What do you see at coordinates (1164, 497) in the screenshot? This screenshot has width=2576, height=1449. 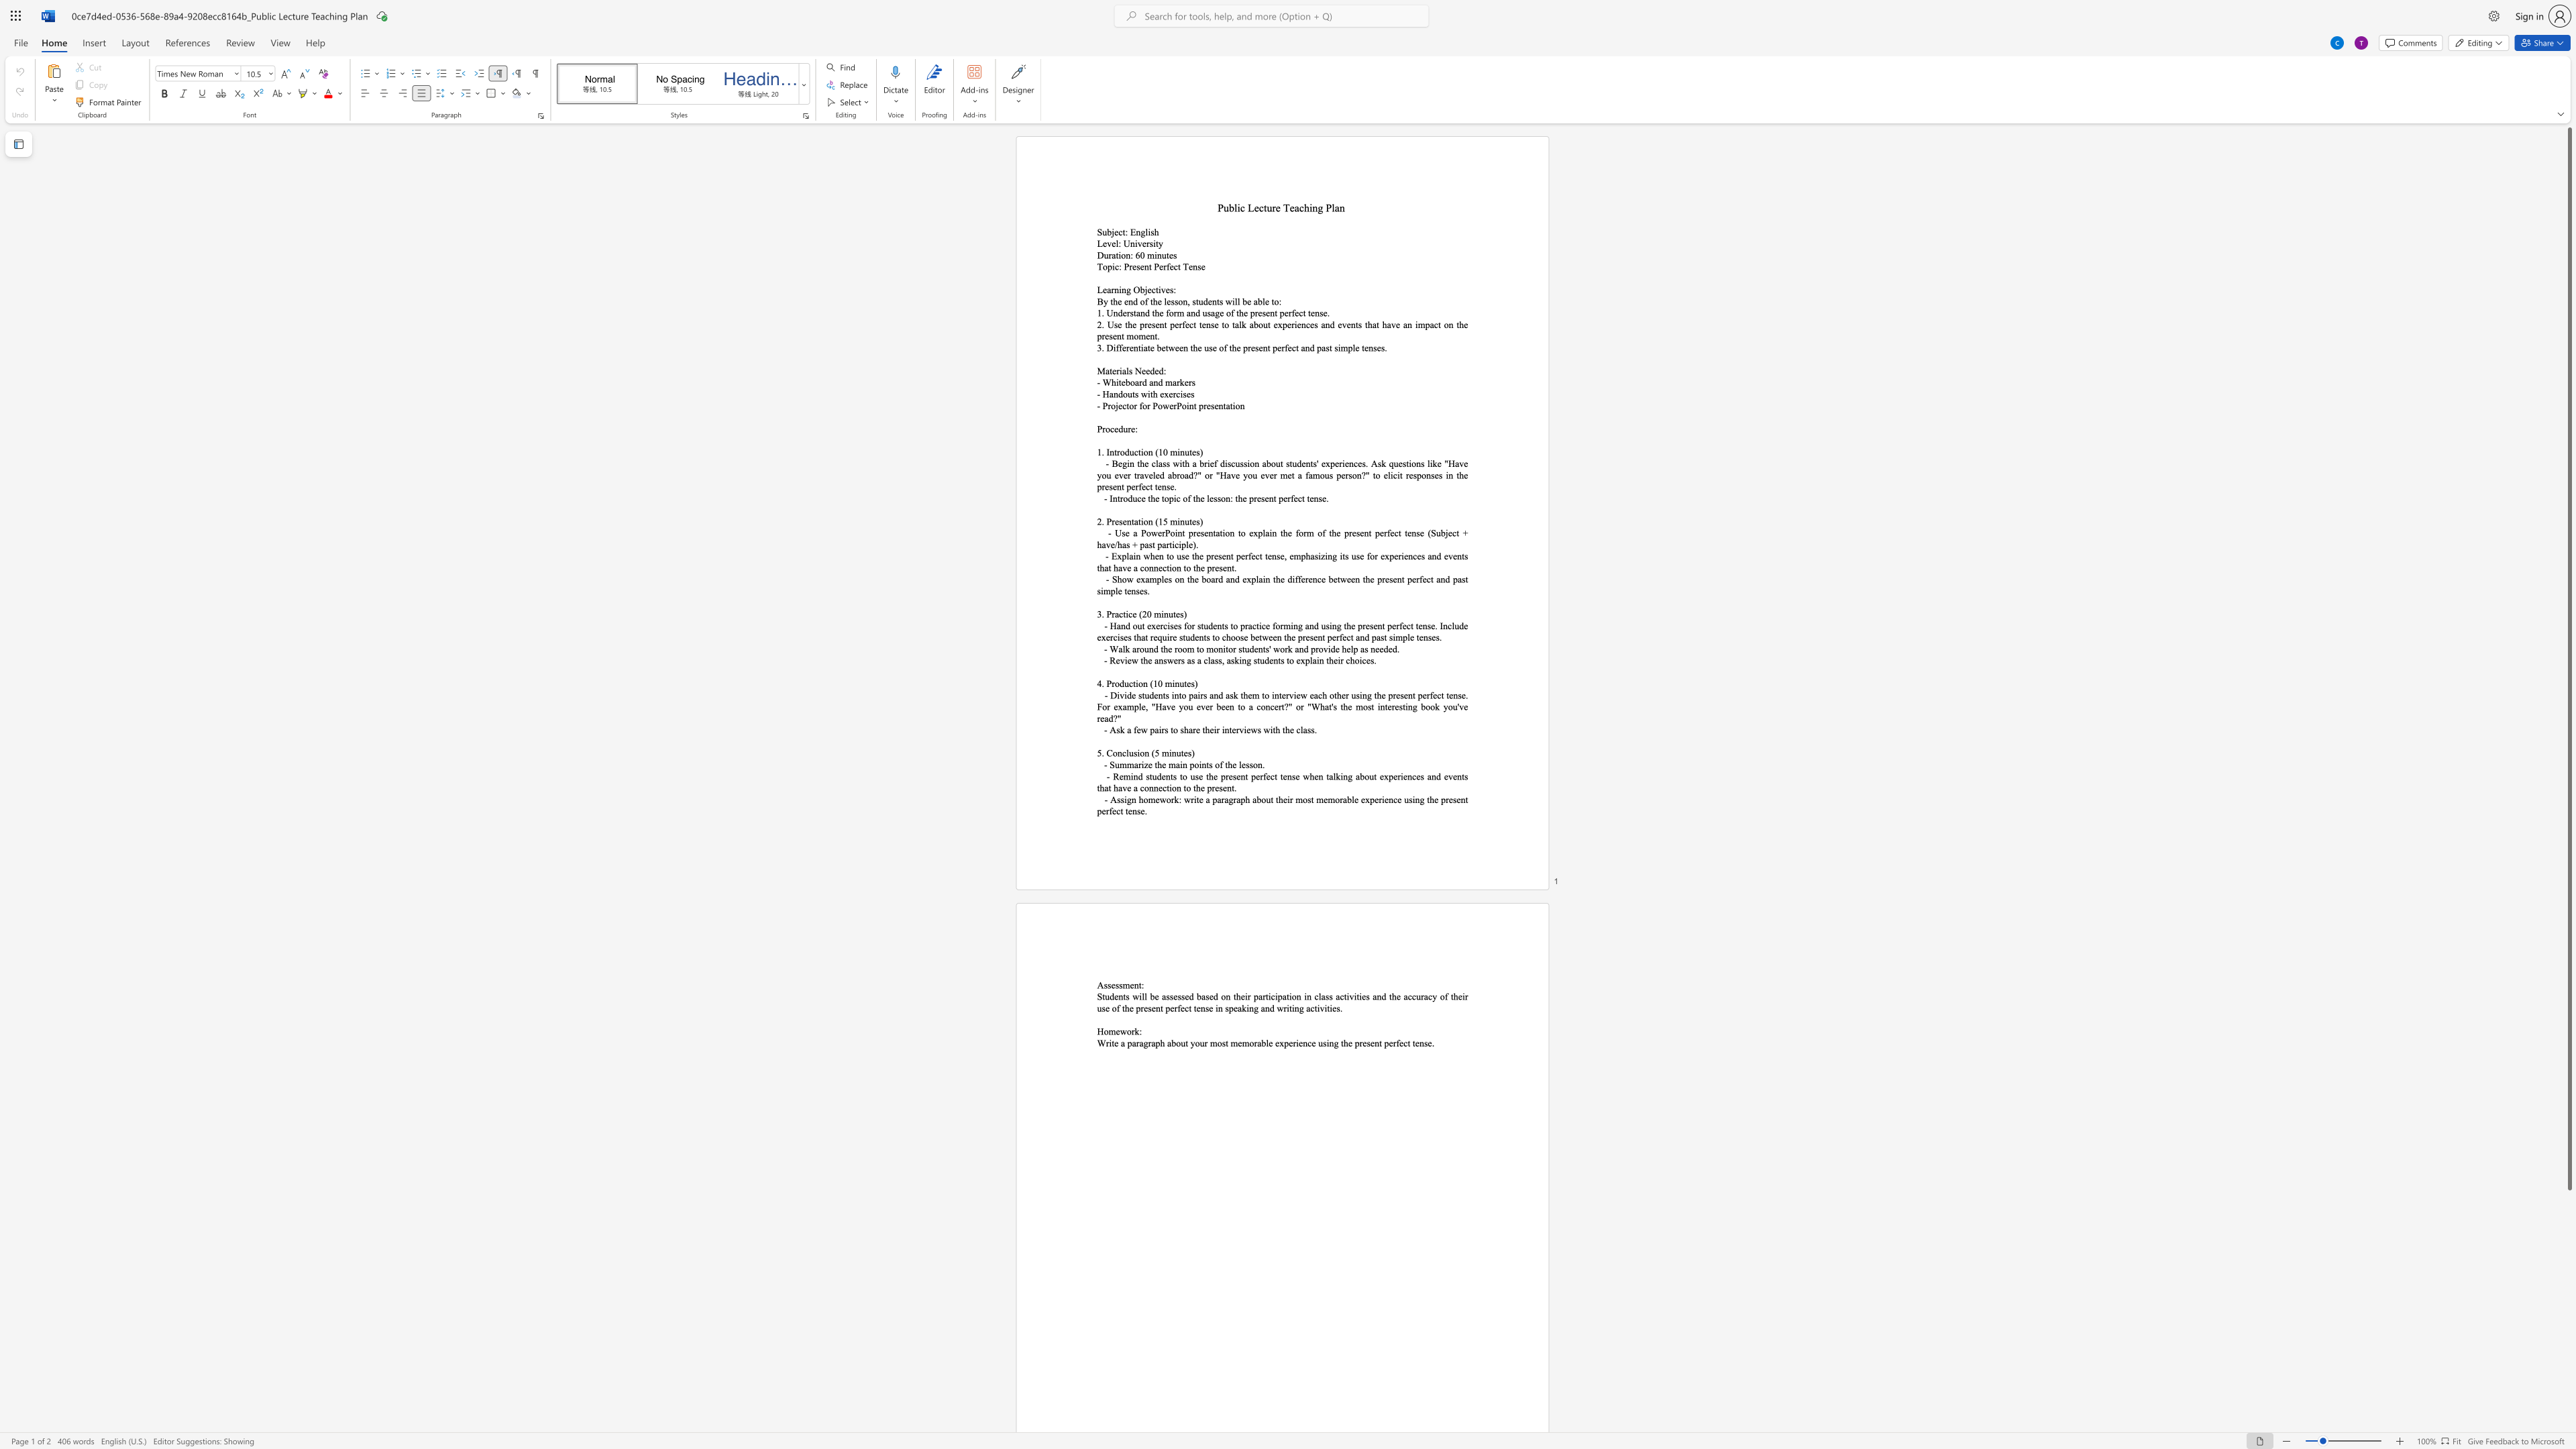 I see `the space between the continuous character "t" and "o" in the text` at bounding box center [1164, 497].